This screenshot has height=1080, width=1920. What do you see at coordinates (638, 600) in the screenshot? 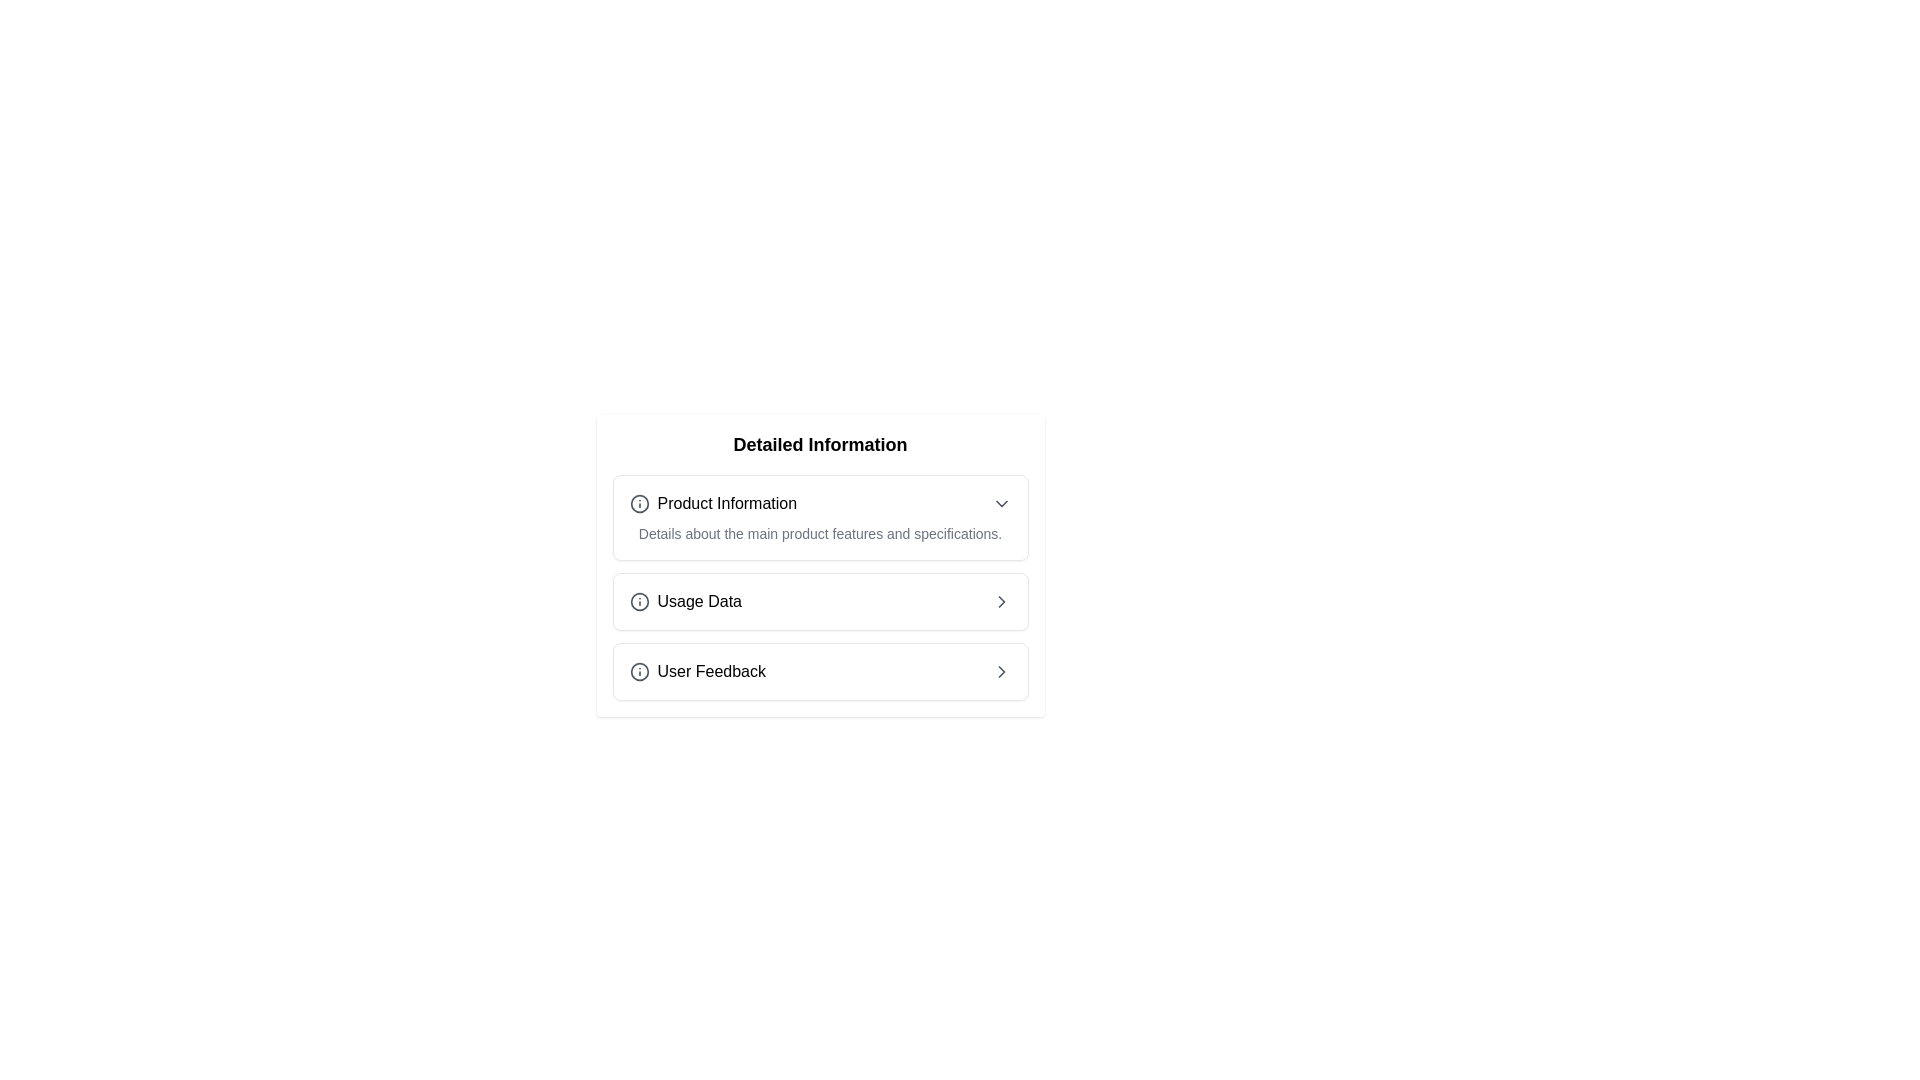
I see `the information icon with a circular outline and a dot, located in the leftmost part of the 'Usage Data' item row` at bounding box center [638, 600].